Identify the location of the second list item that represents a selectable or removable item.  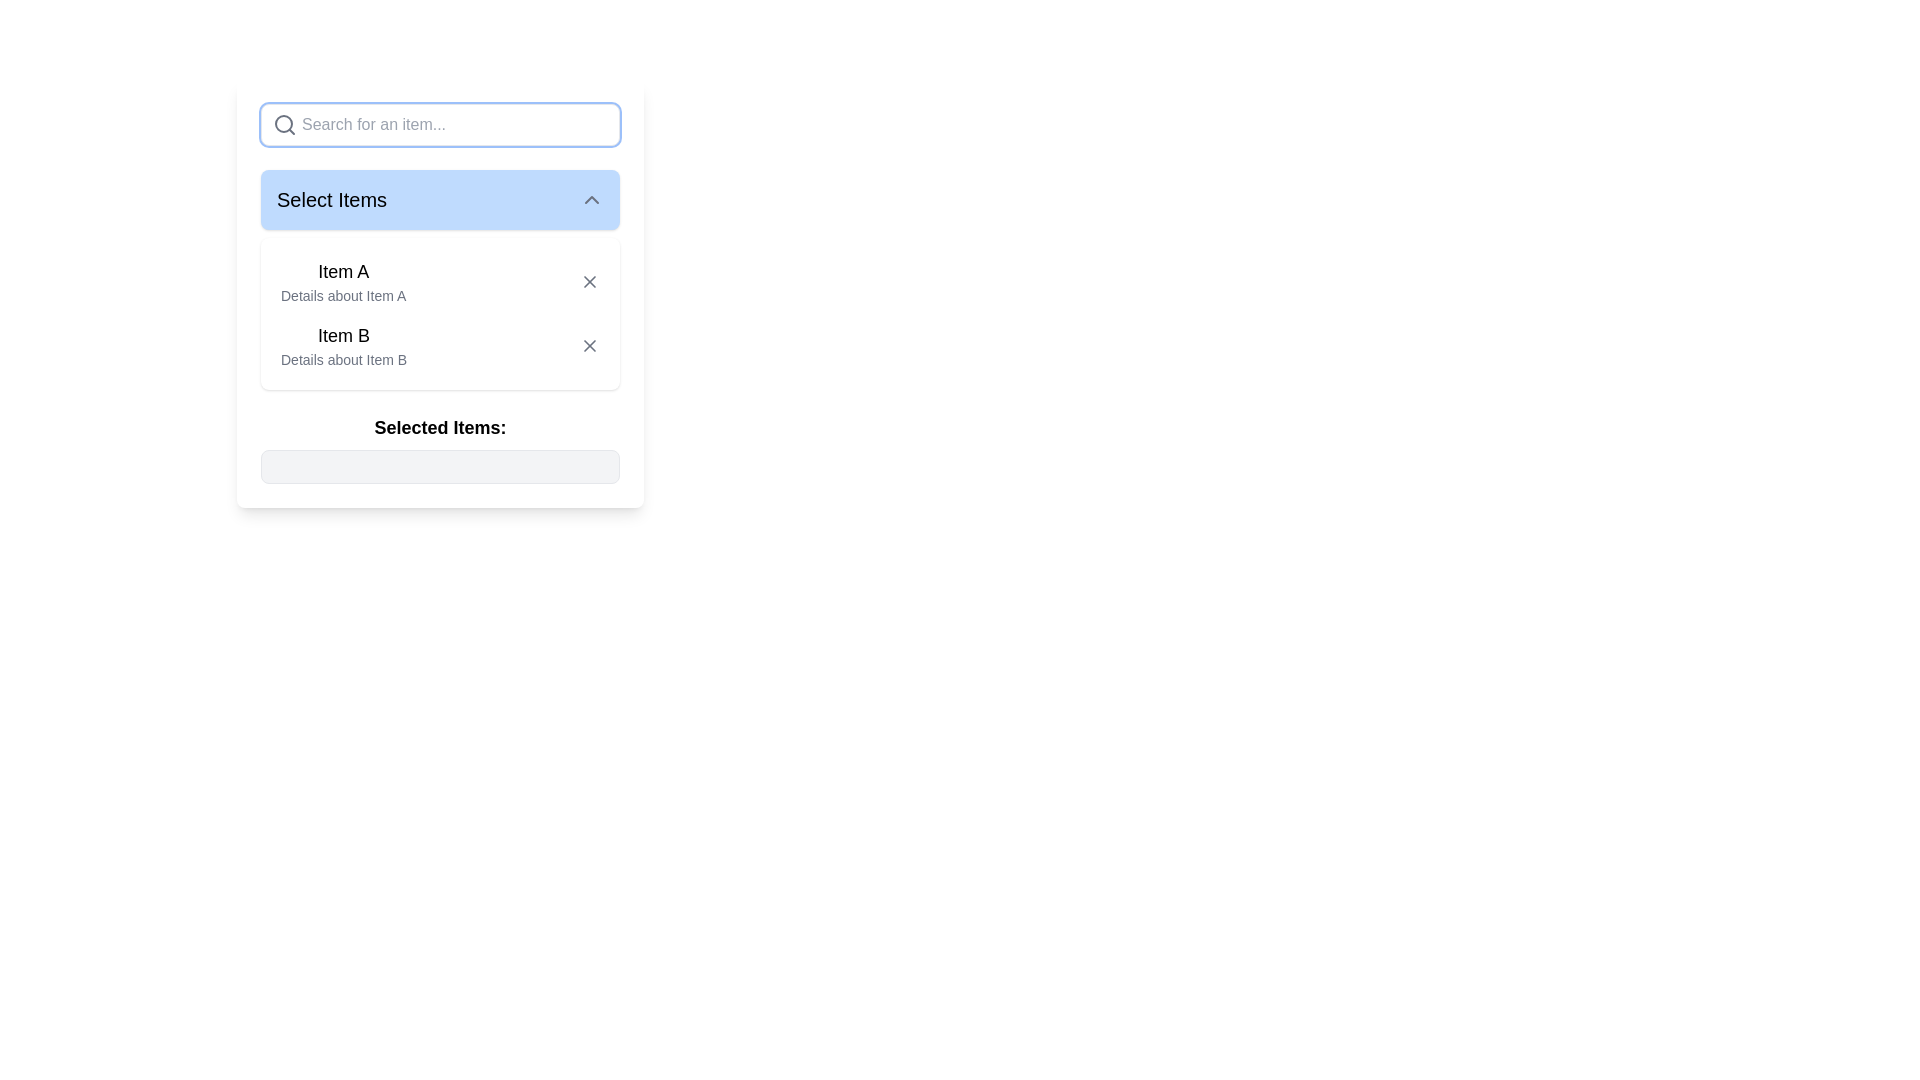
(439, 345).